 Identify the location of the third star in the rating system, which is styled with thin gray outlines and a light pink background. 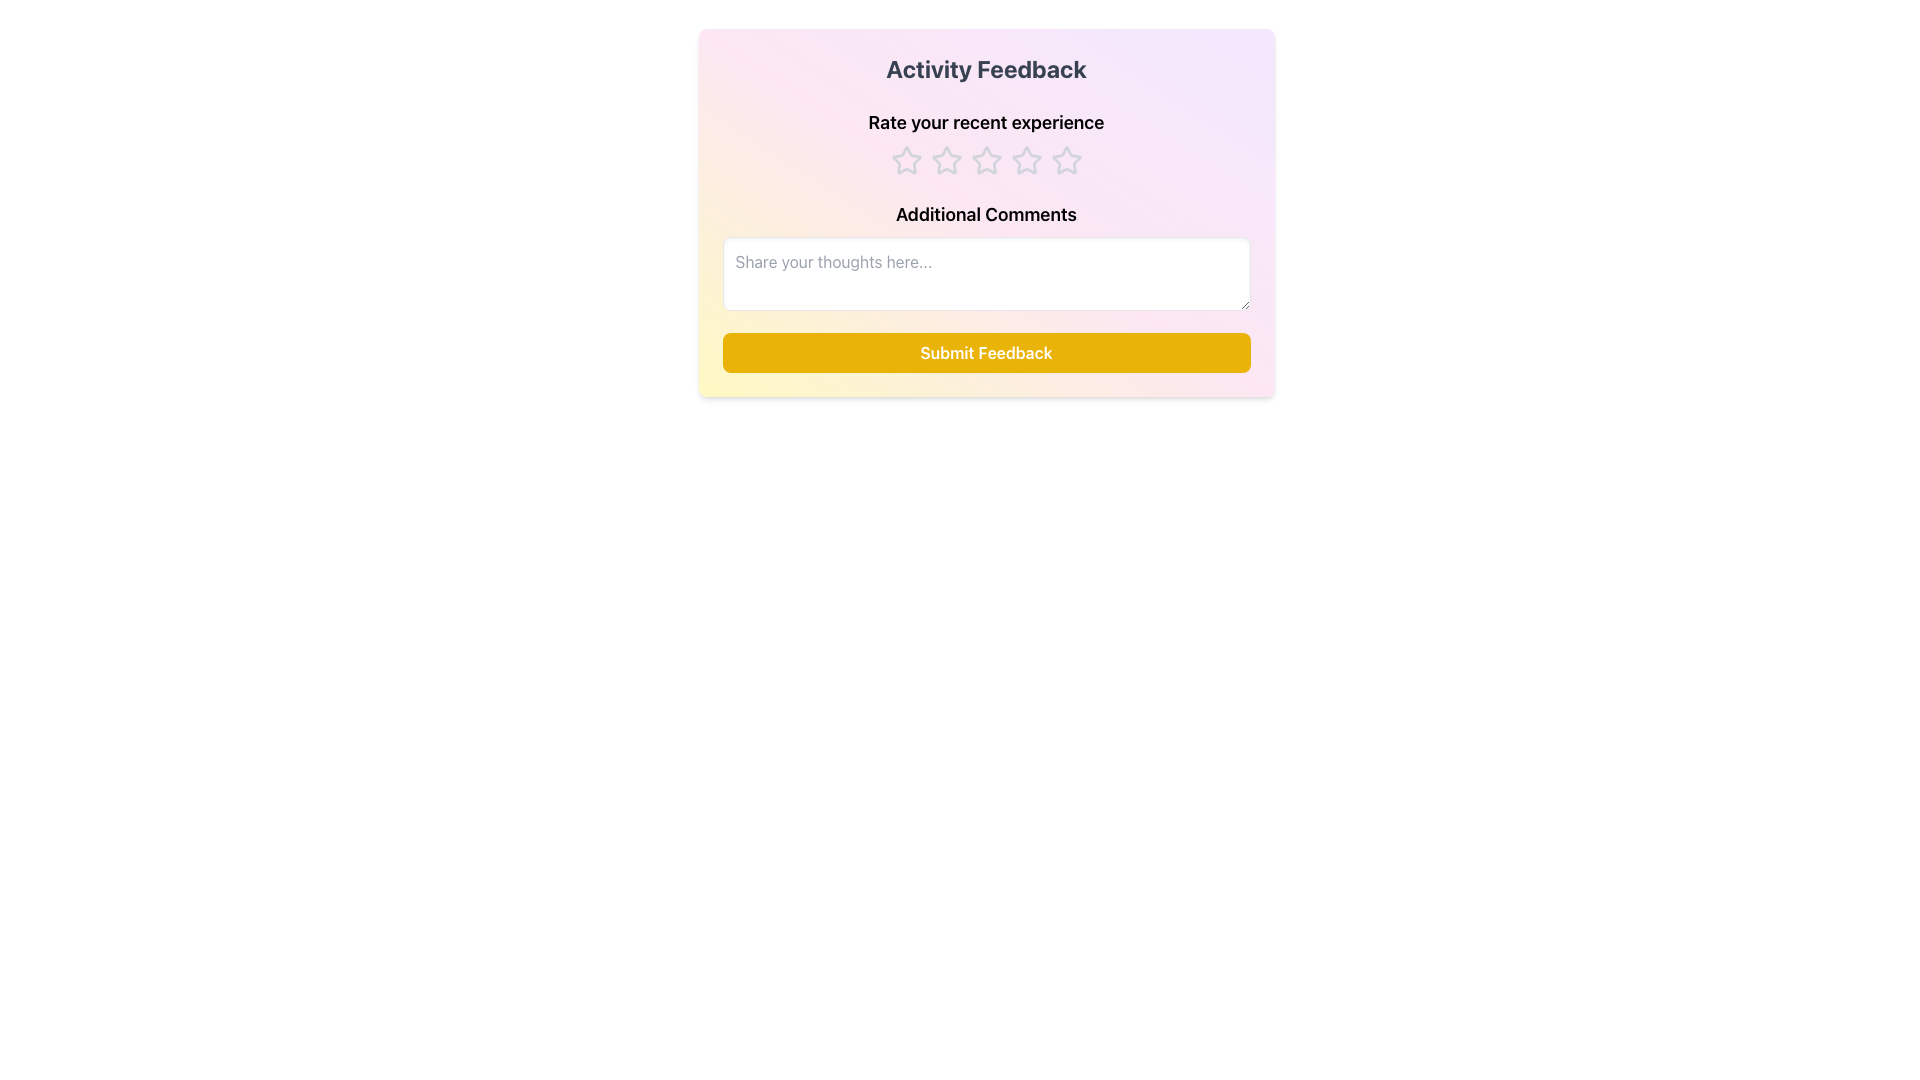
(1026, 159).